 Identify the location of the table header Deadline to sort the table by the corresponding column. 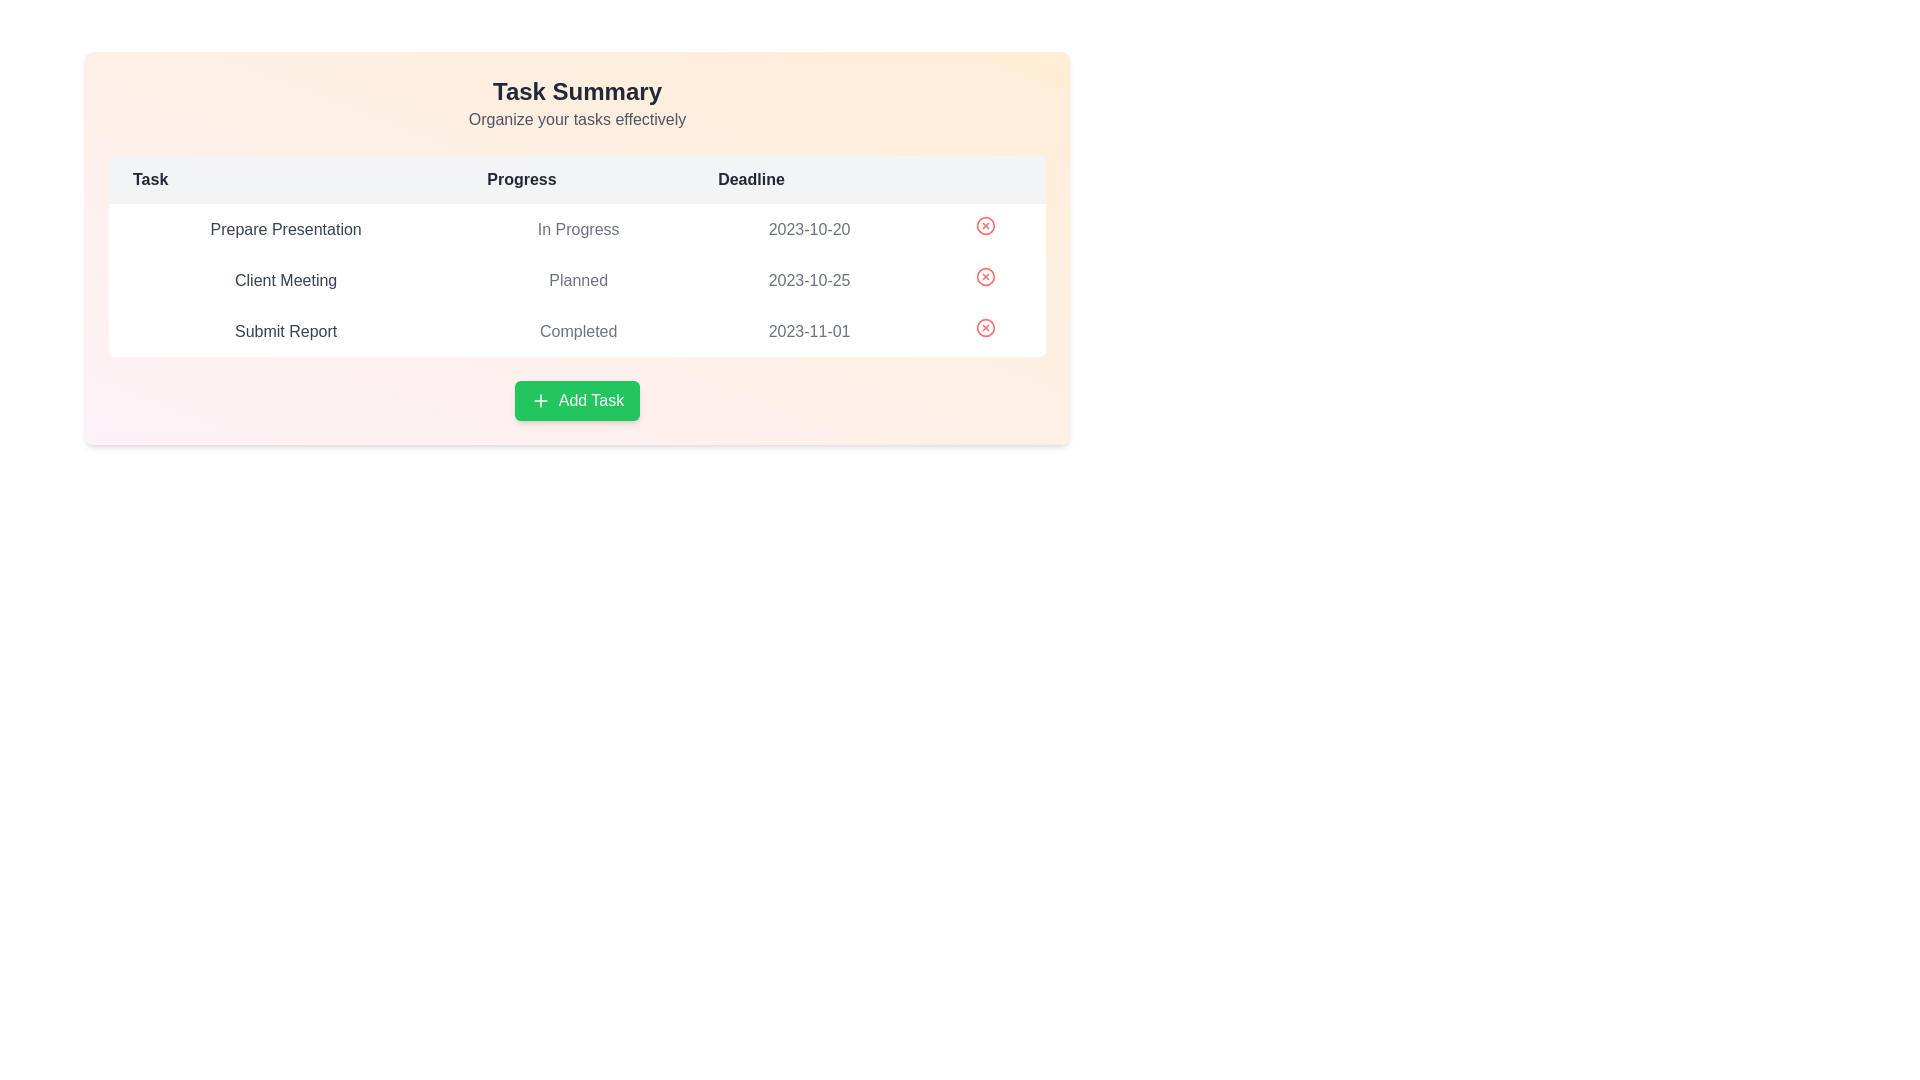
(810, 180).